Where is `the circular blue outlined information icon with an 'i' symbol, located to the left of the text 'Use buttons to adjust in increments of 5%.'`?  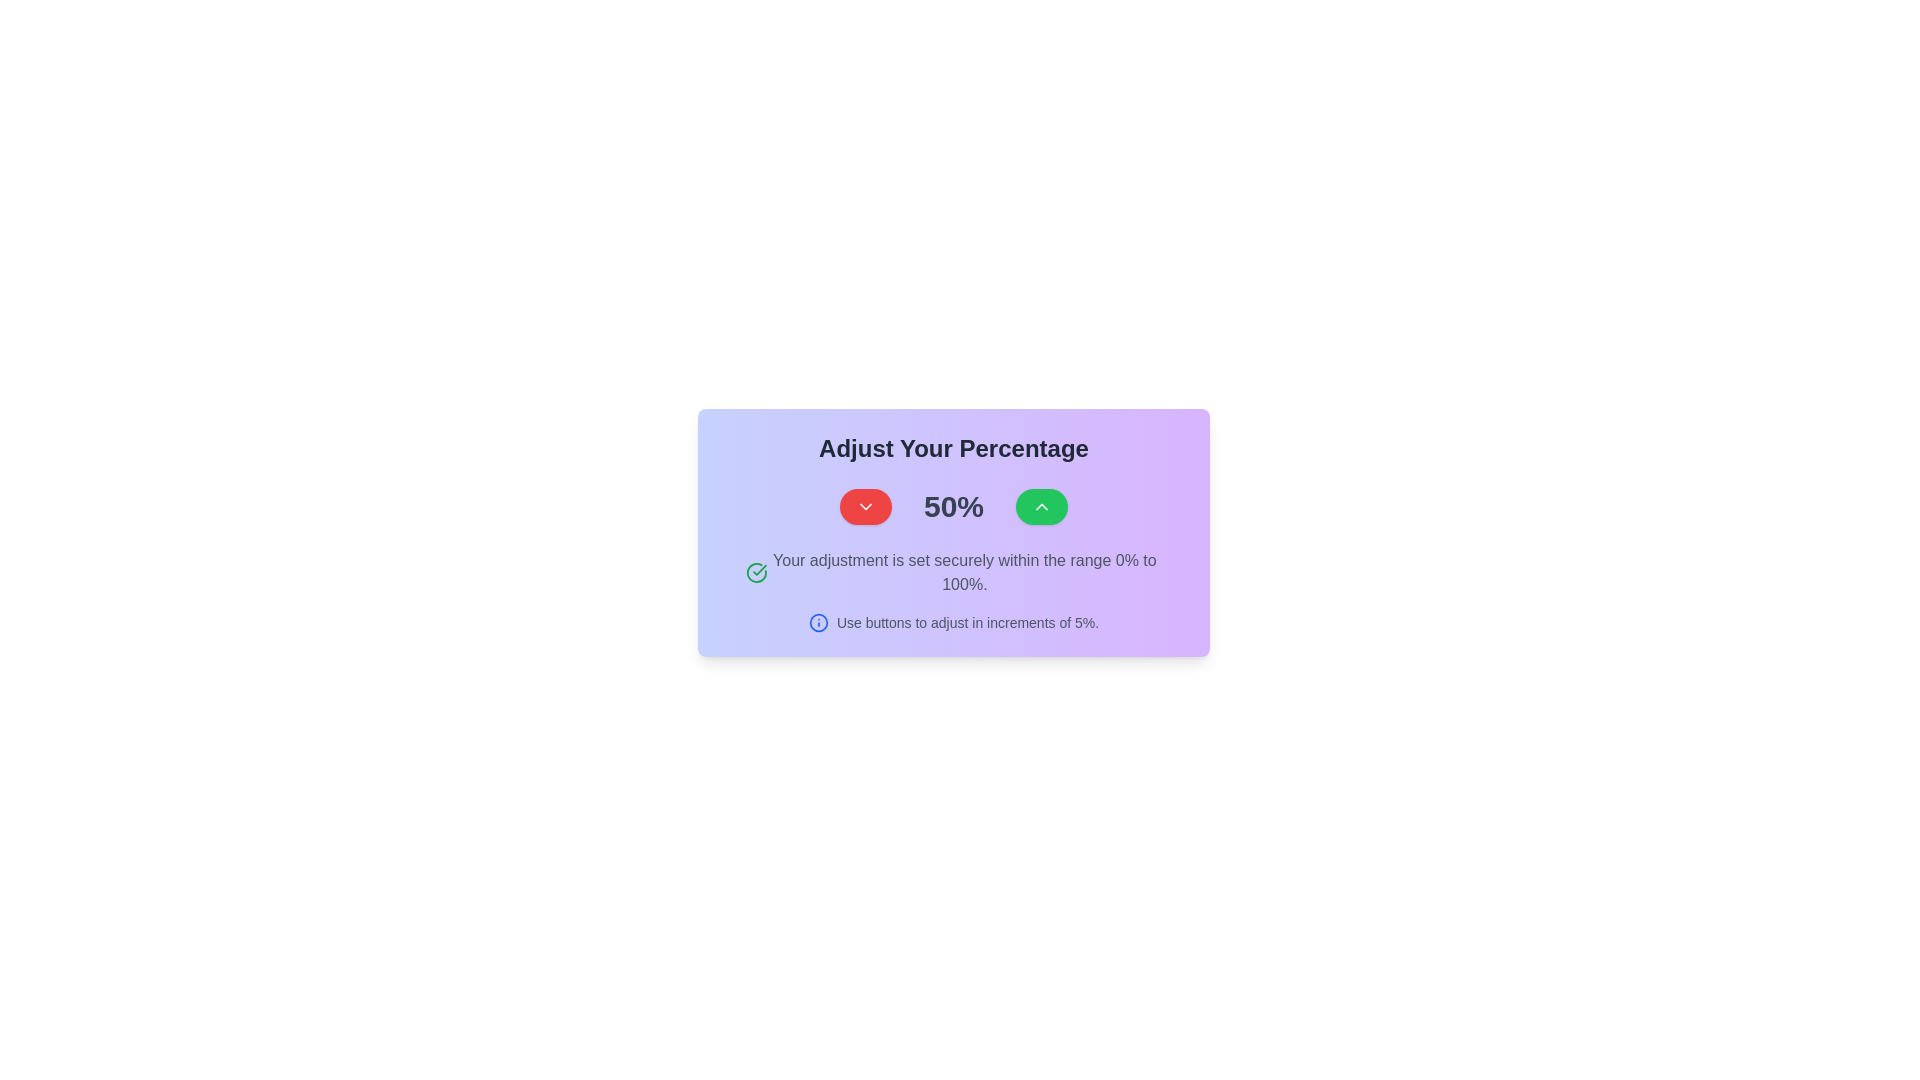
the circular blue outlined information icon with an 'i' symbol, located to the left of the text 'Use buttons to adjust in increments of 5%.' is located at coordinates (818, 622).